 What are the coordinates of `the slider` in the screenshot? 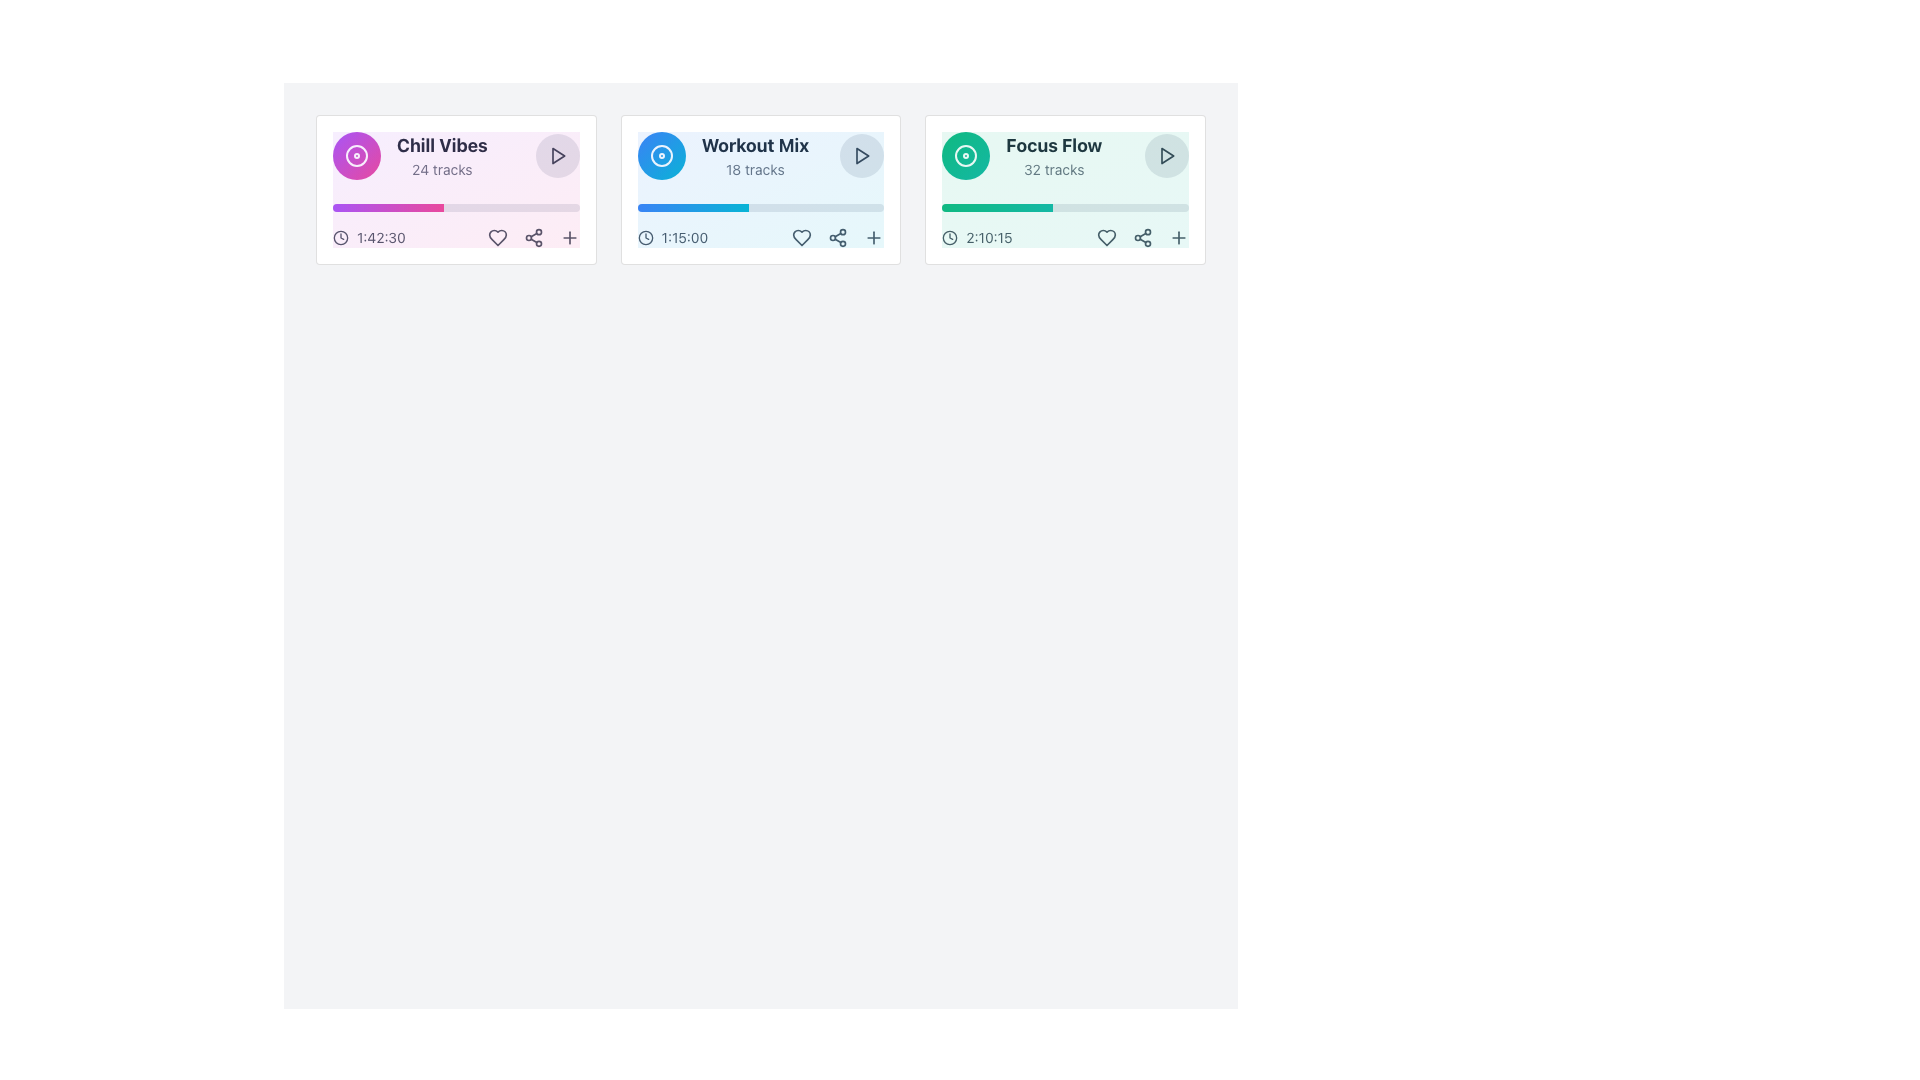 It's located at (637, 208).